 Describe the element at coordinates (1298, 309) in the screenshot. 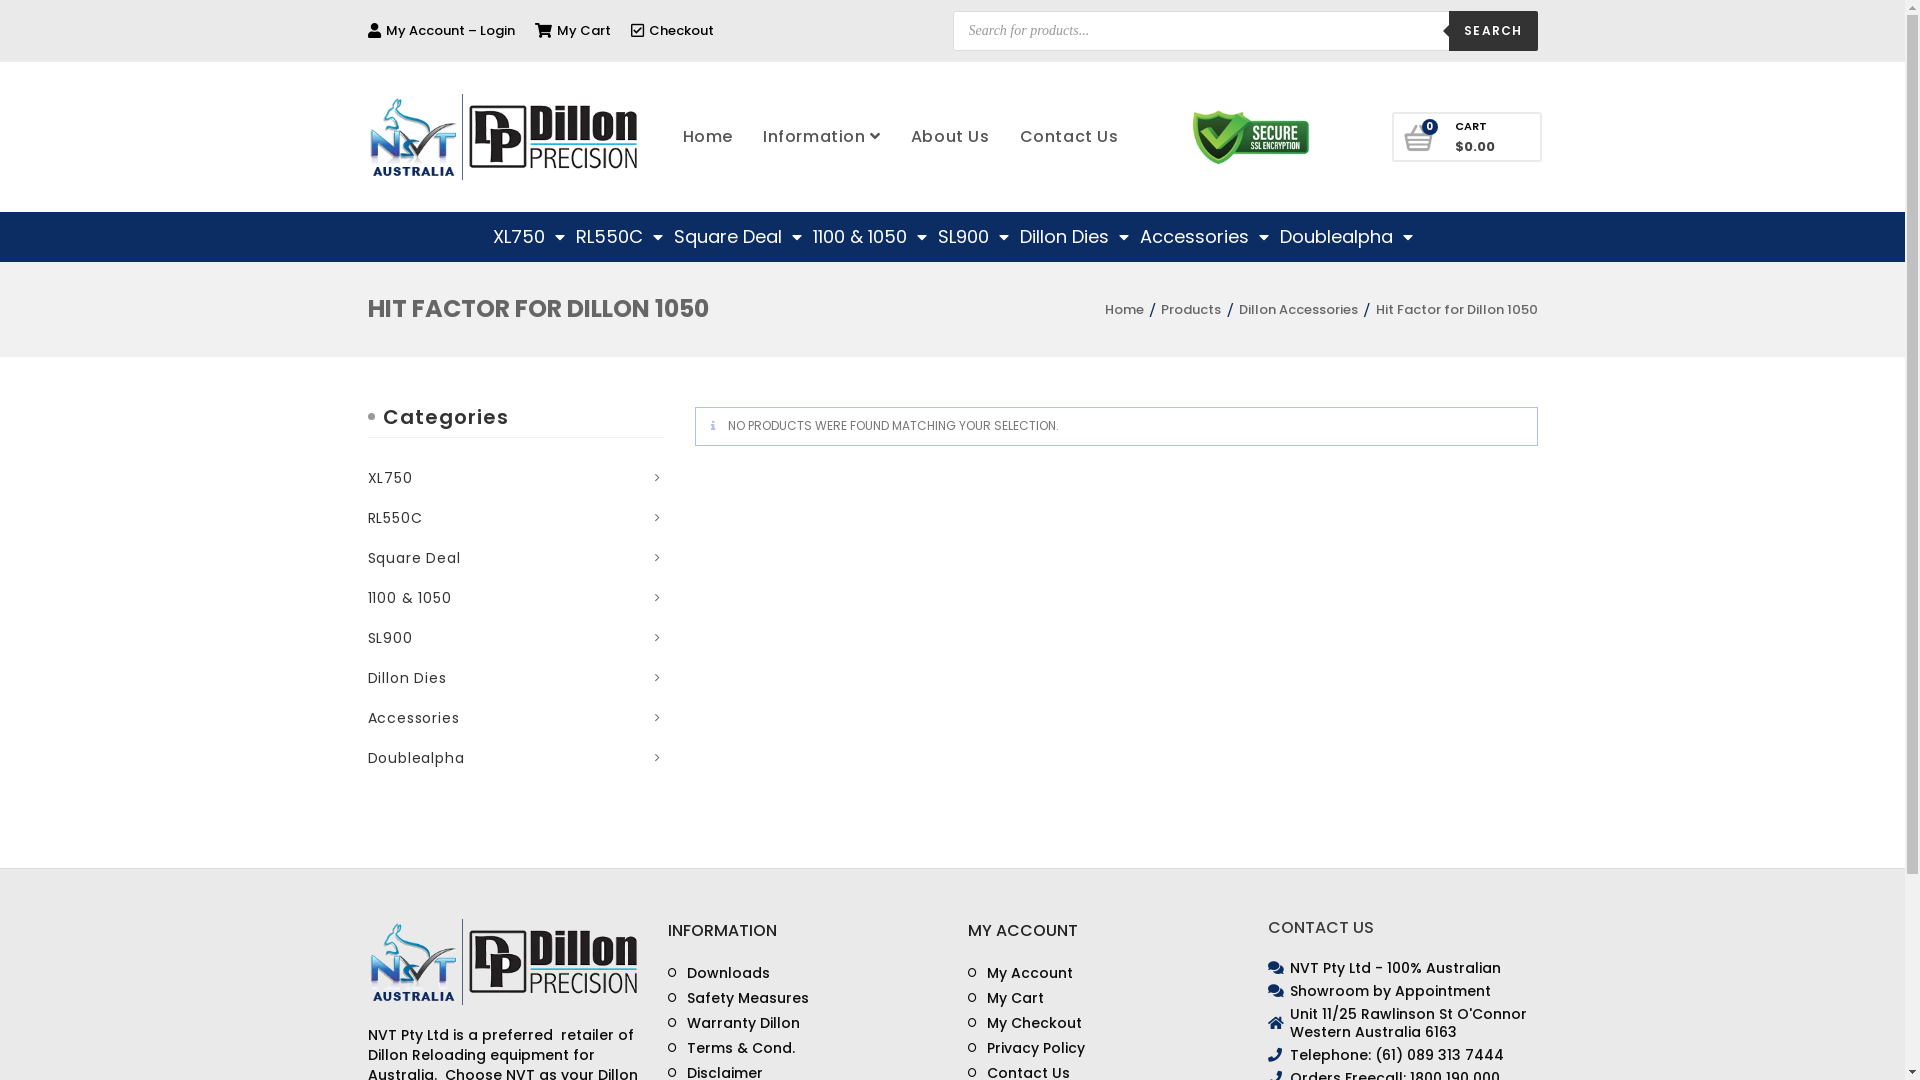

I see `'Dillon Accessories'` at that location.